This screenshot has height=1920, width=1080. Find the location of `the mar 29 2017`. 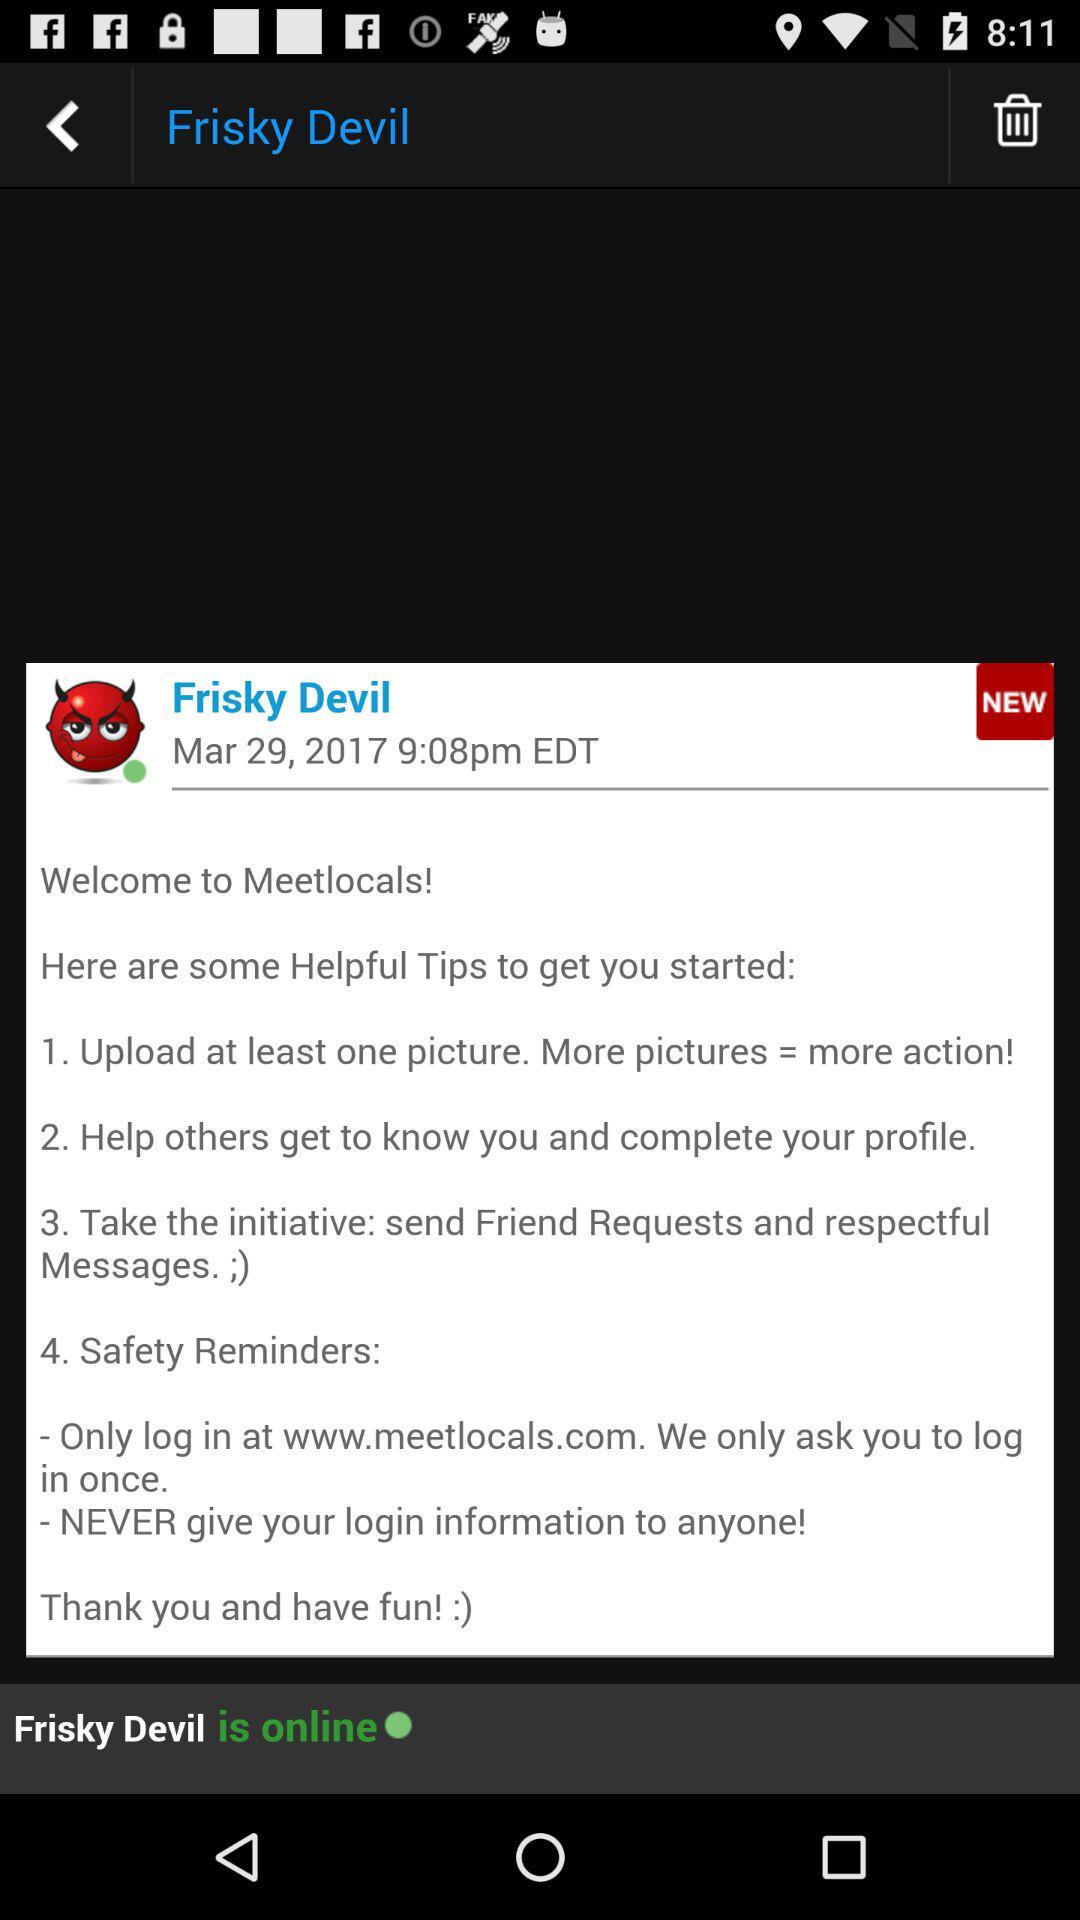

the mar 29 2017 is located at coordinates (609, 748).